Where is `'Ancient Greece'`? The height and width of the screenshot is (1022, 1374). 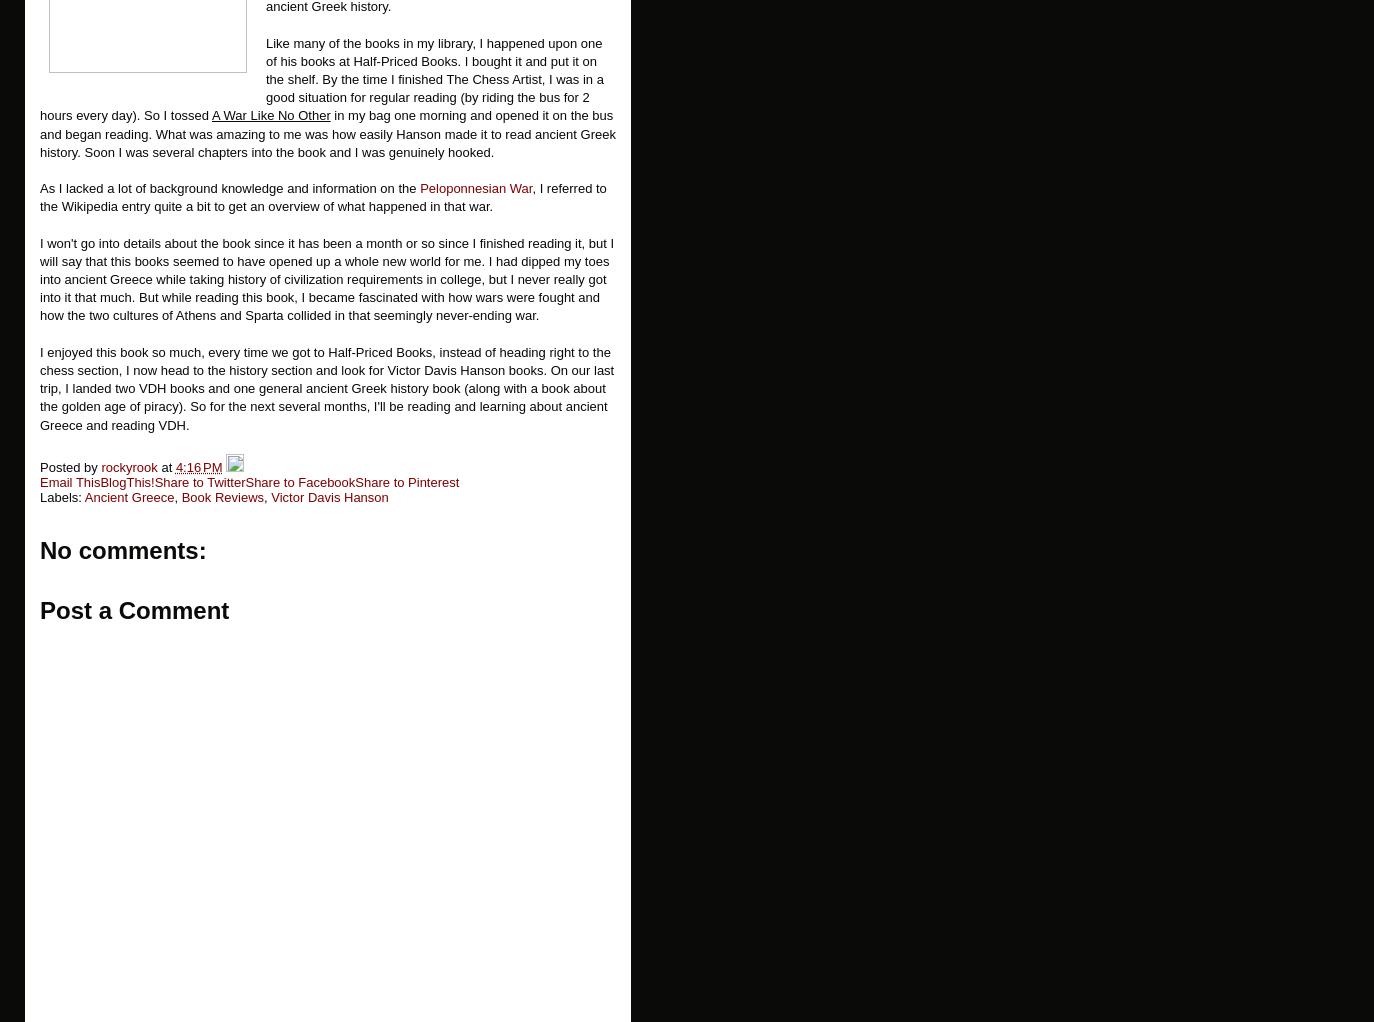
'Ancient Greece' is located at coordinates (82, 497).